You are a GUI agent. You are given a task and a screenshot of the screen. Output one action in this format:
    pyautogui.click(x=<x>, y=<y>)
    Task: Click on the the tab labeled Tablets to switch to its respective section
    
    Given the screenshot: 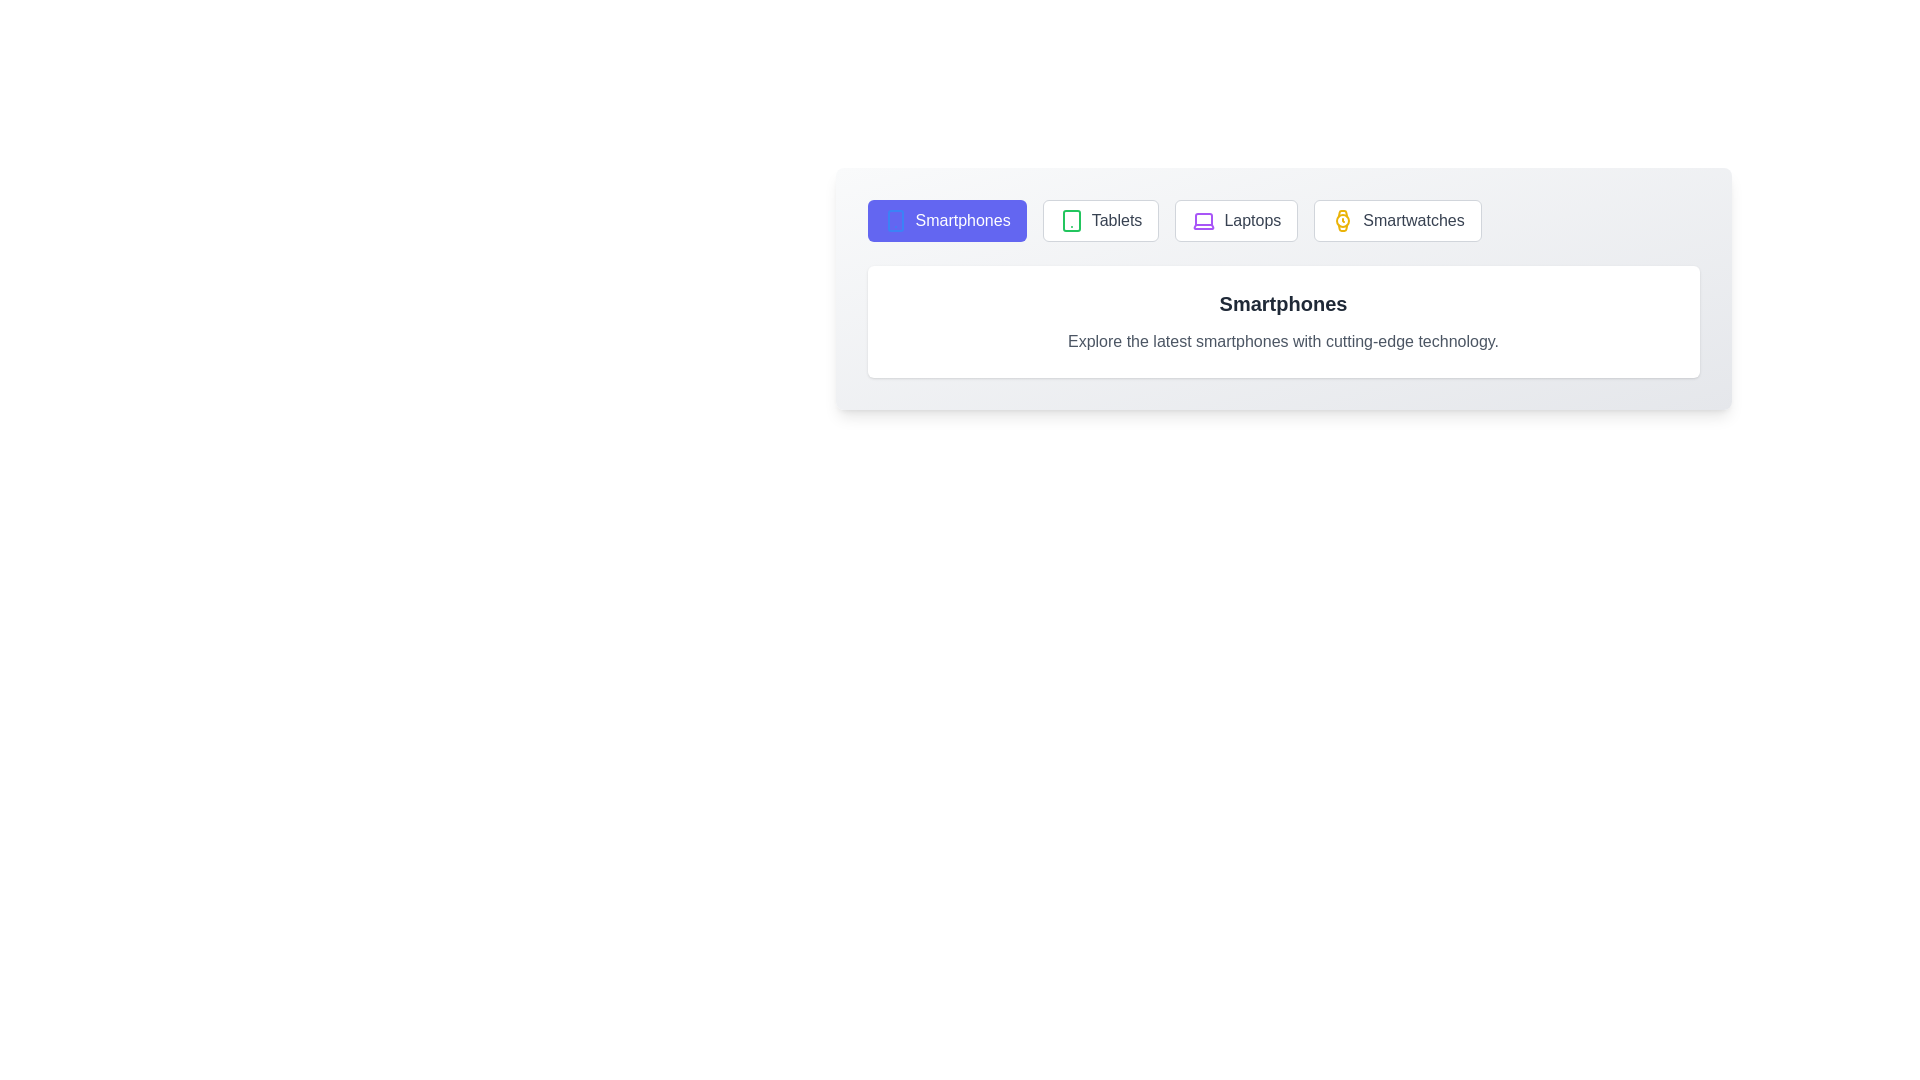 What is the action you would take?
    pyautogui.click(x=1099, y=220)
    